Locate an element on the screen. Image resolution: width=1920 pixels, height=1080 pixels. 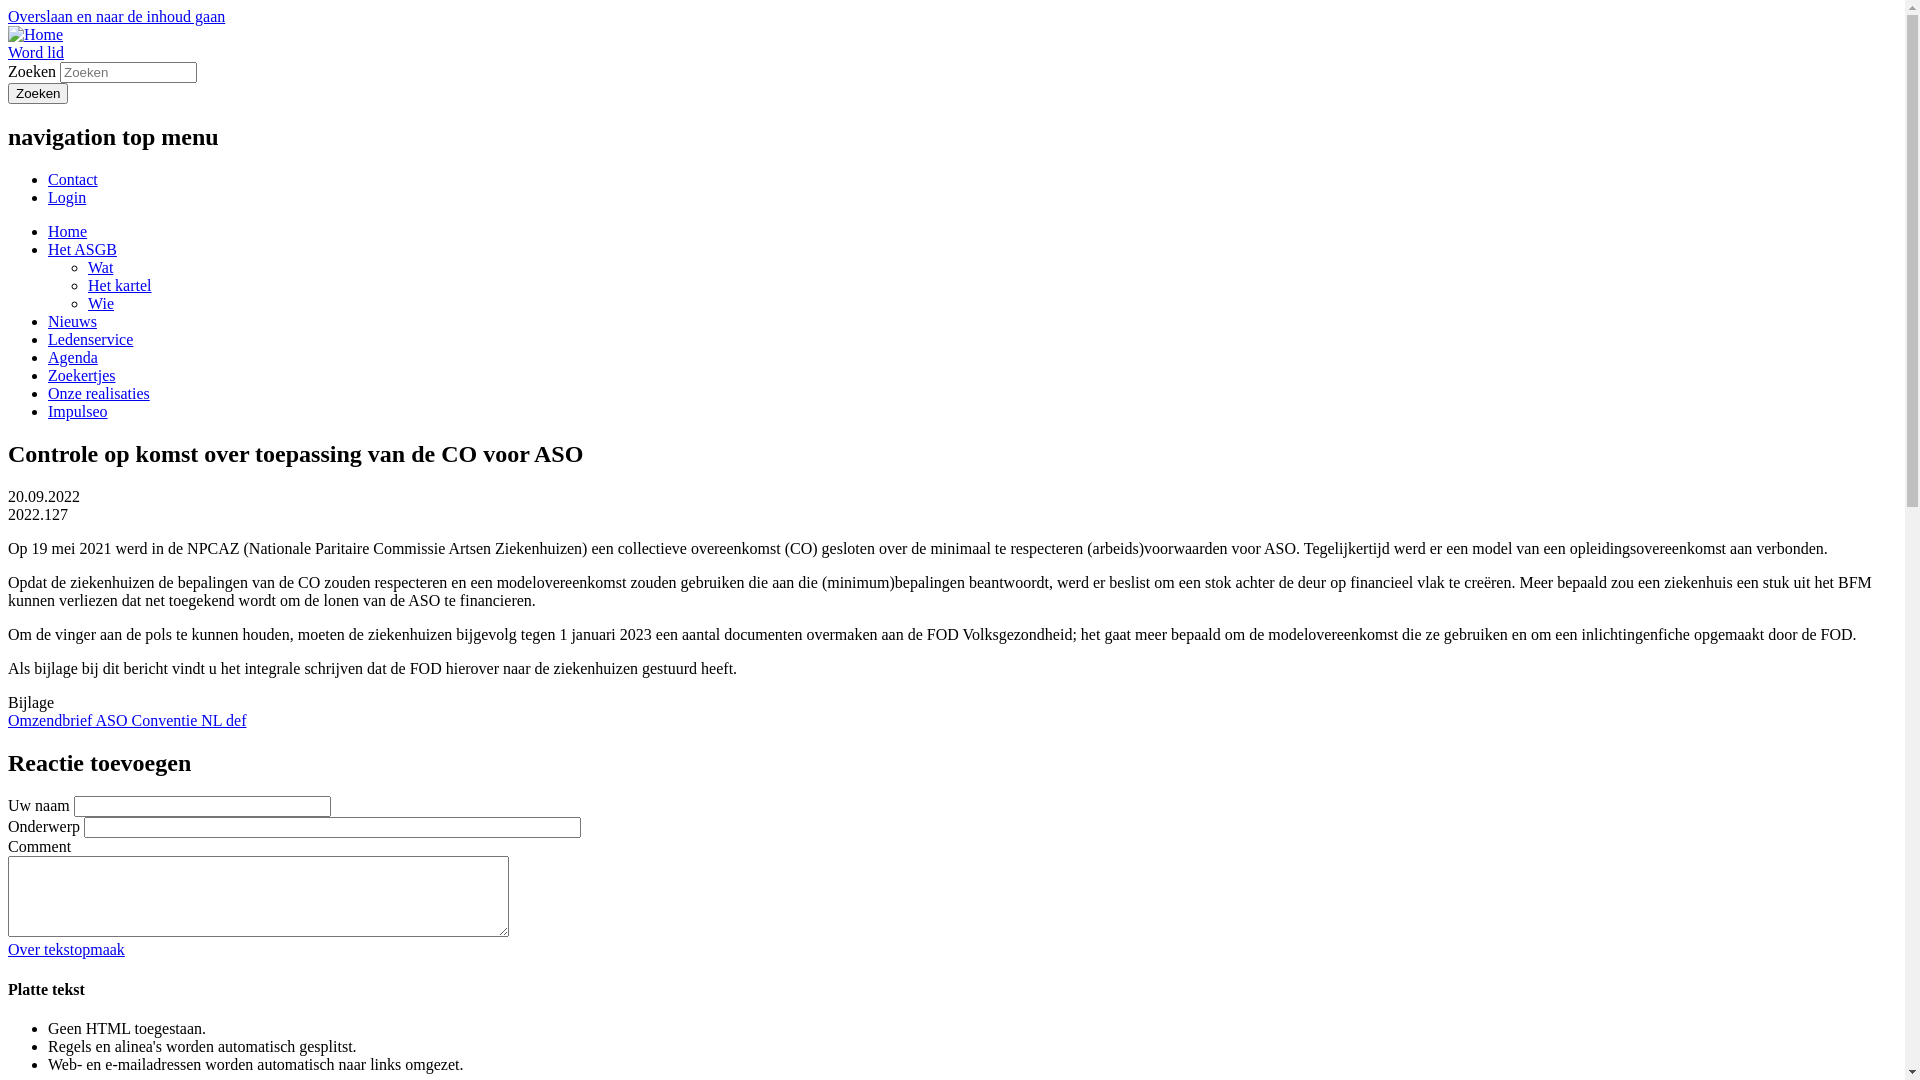
'Overslaan en naar de inhoud gaan' is located at coordinates (115, 16).